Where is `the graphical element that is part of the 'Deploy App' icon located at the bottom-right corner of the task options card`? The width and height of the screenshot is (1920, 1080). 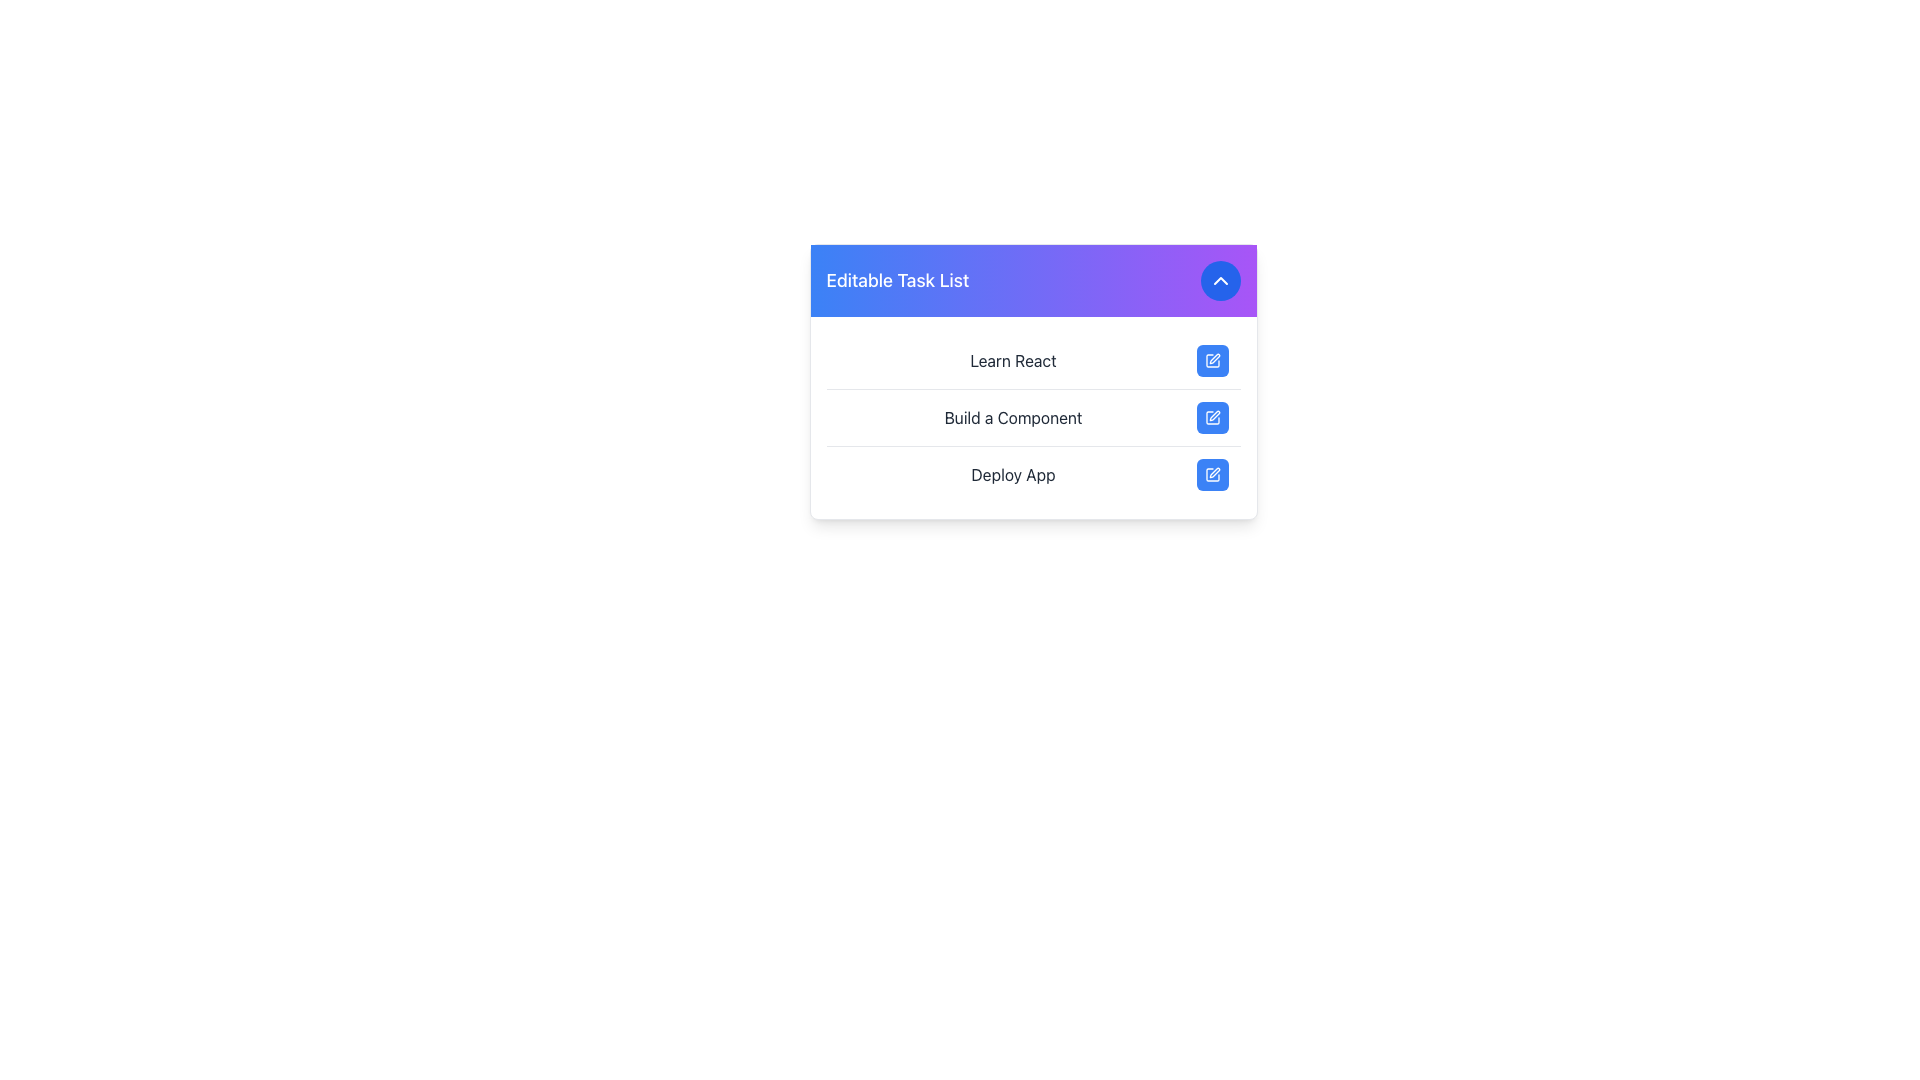 the graphical element that is part of the 'Deploy App' icon located at the bottom-right corner of the task options card is located at coordinates (1211, 474).